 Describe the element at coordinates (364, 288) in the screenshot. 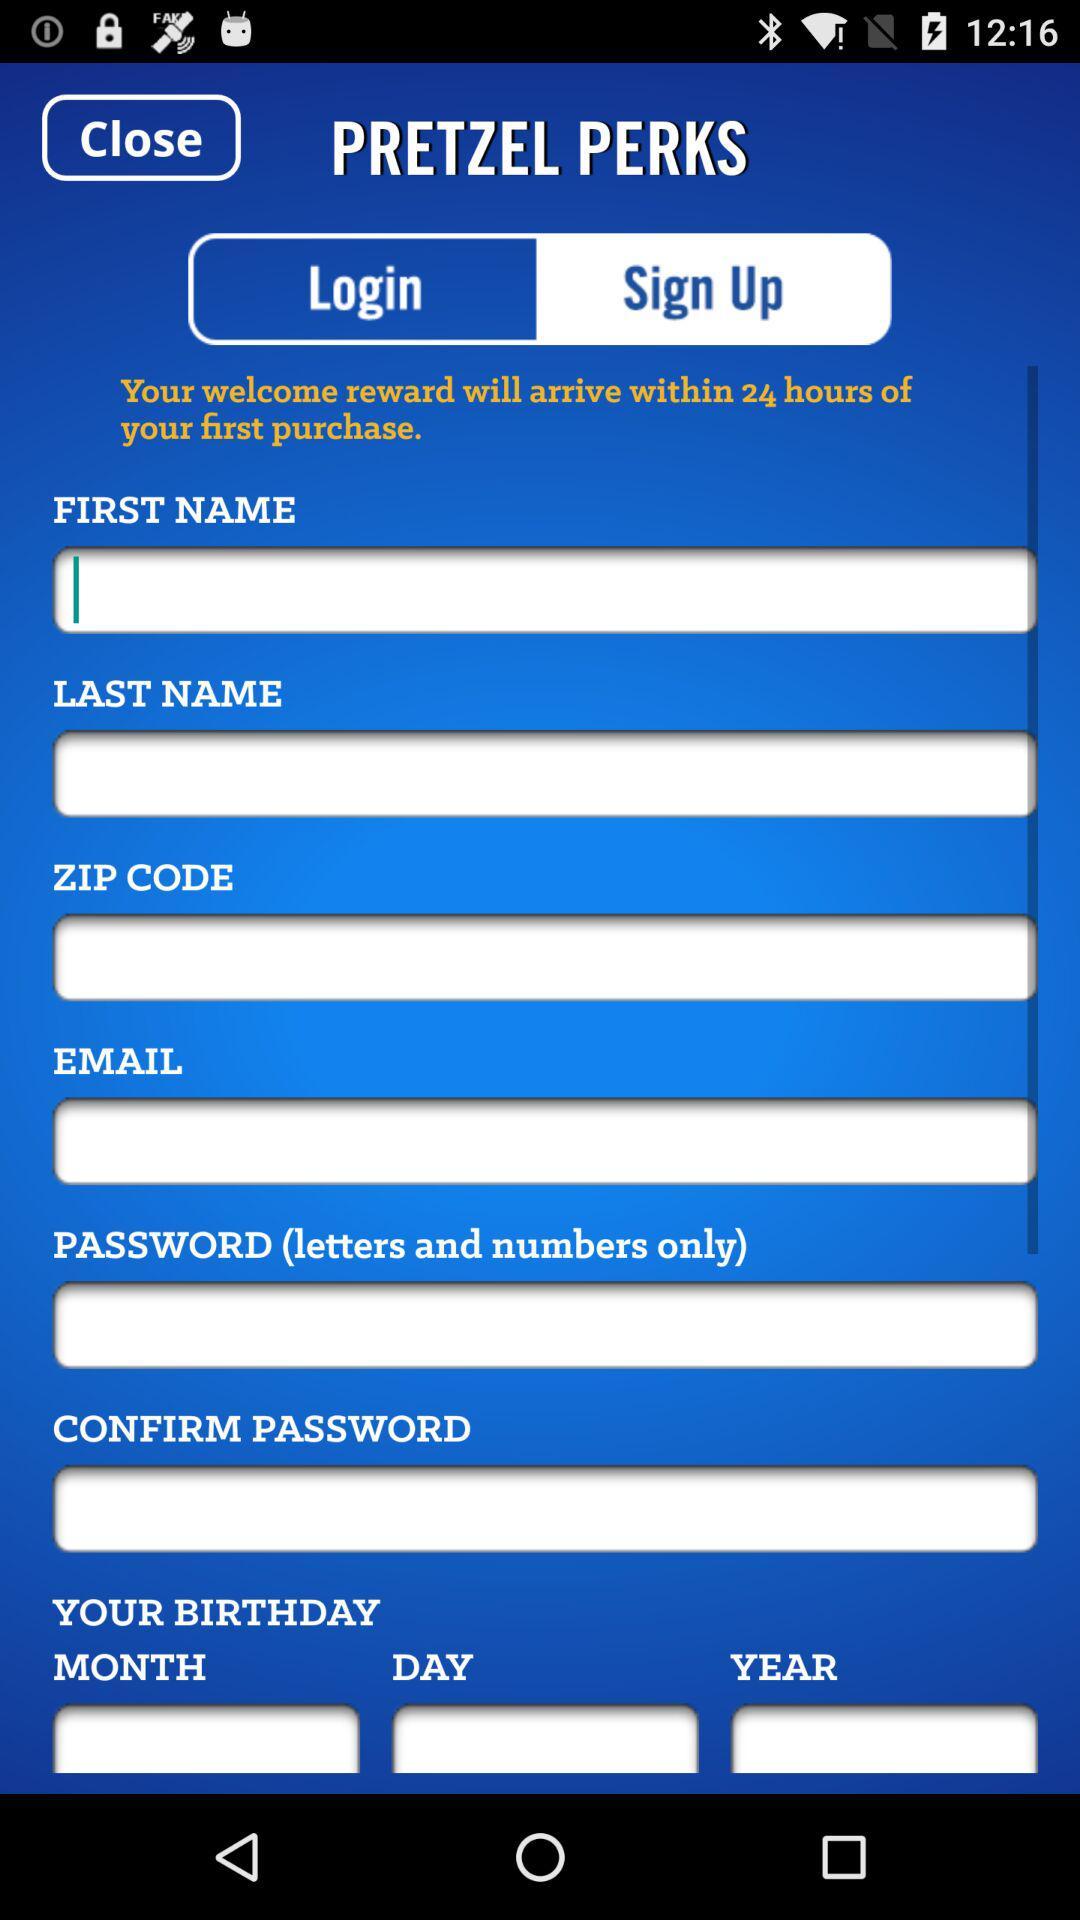

I see `log into the page` at that location.